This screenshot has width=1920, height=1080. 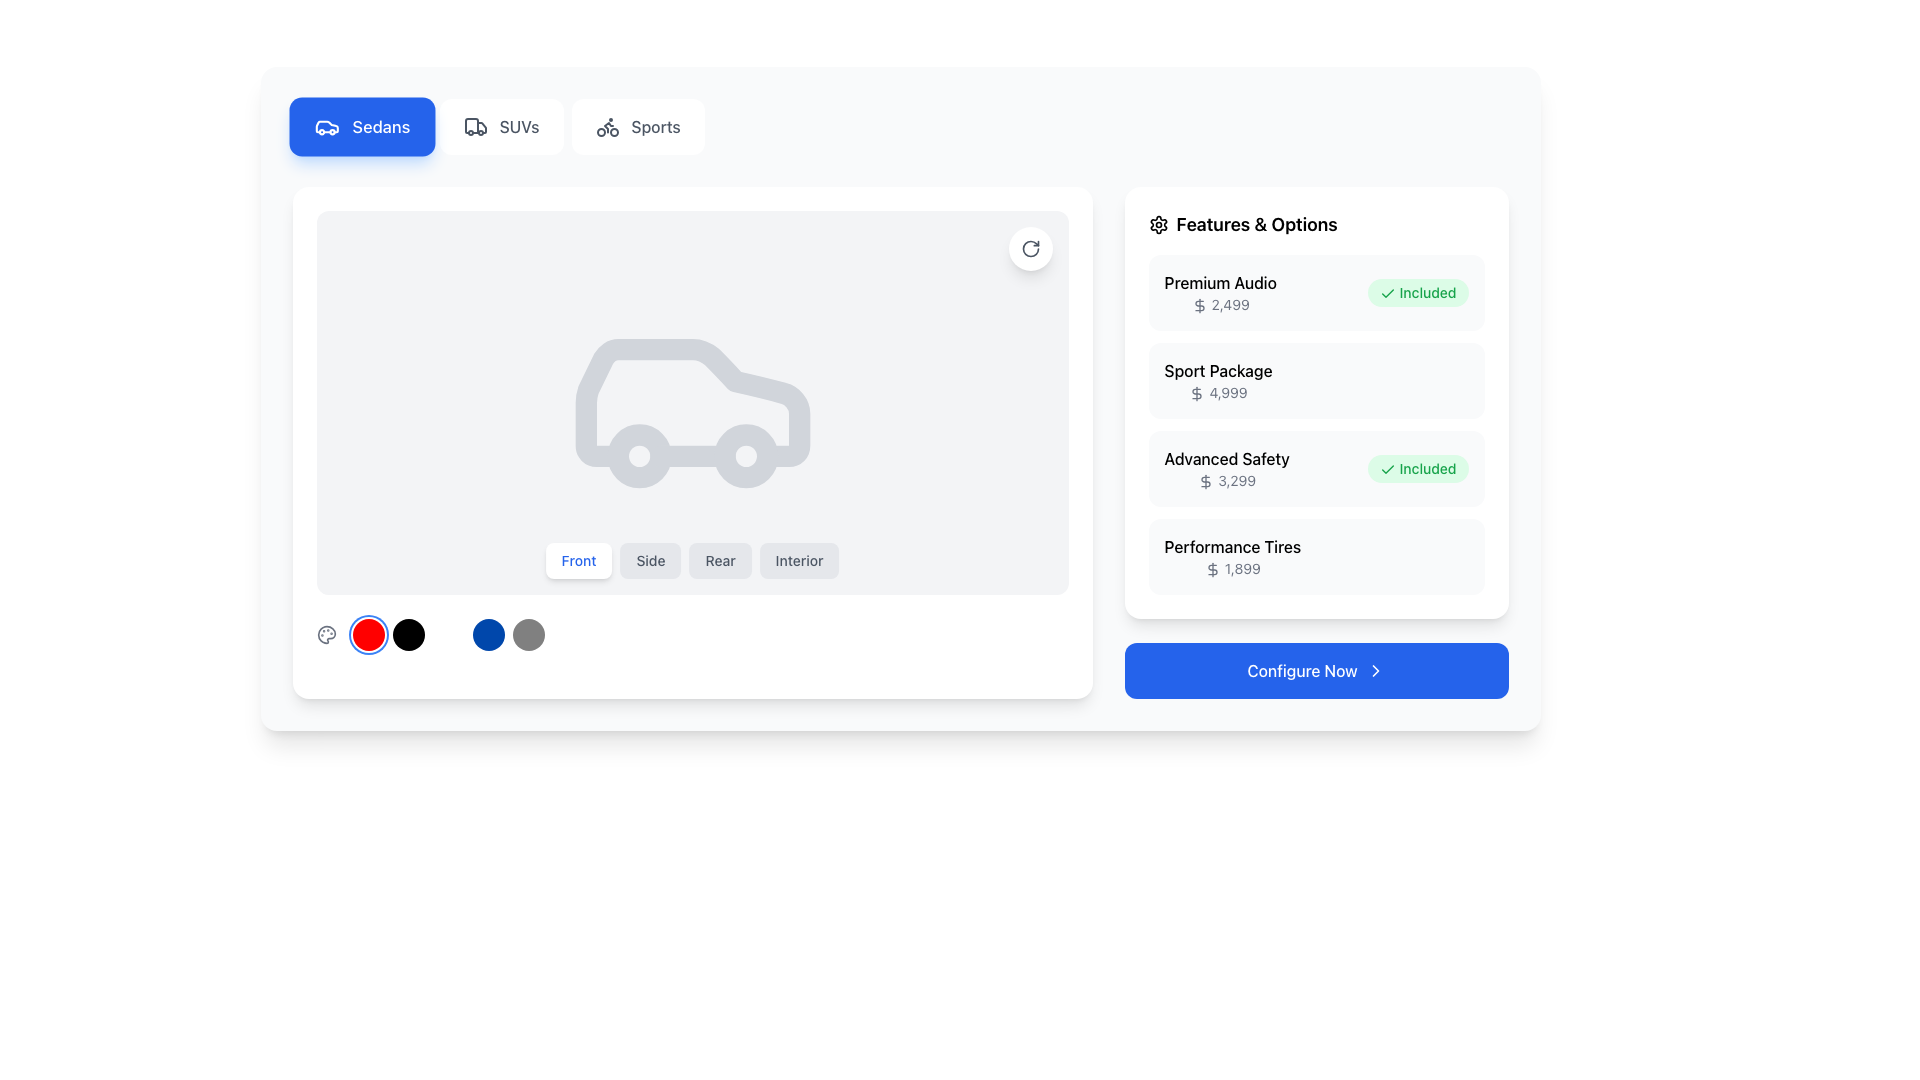 What do you see at coordinates (1158, 224) in the screenshot?
I see `the settings icon resembling a gear, located to the left of the 'Features & Options' header` at bounding box center [1158, 224].